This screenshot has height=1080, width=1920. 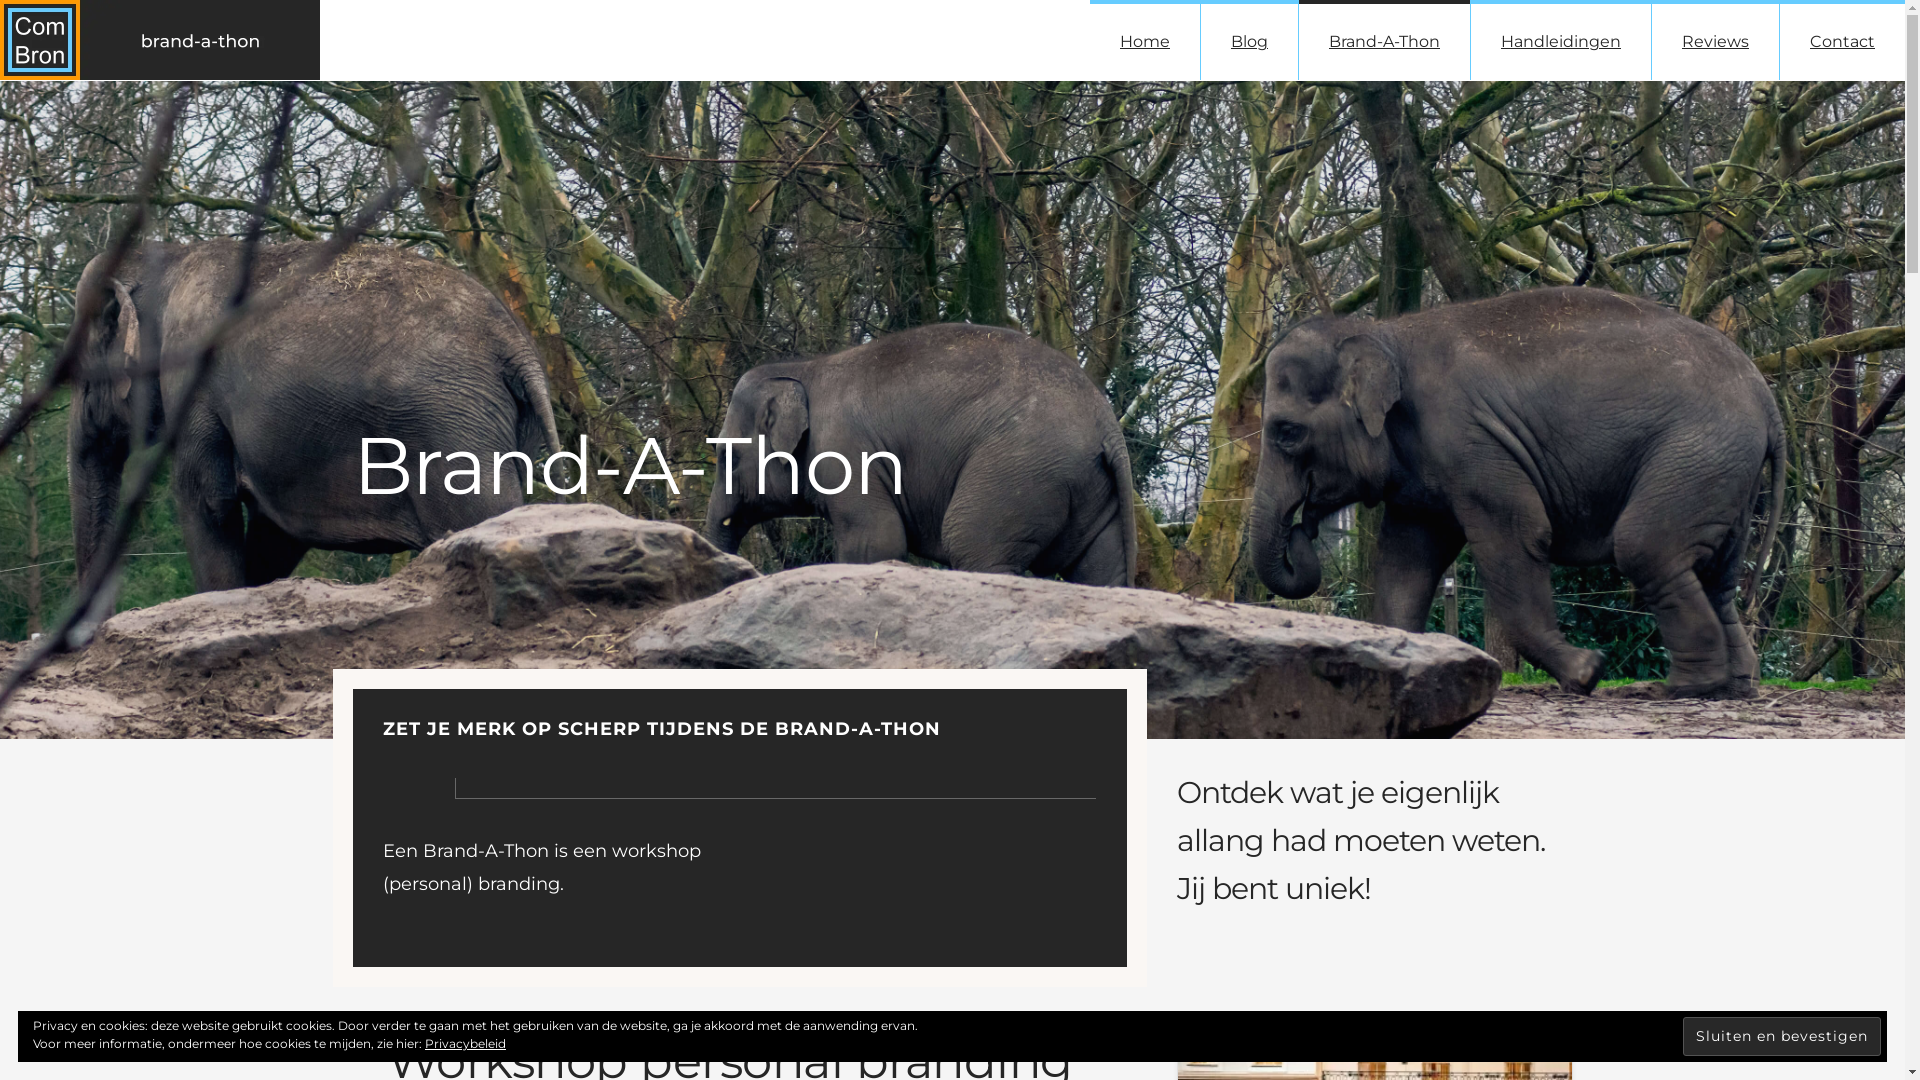 I want to click on 'Sluiten en bevestigen', so click(x=1781, y=1035).